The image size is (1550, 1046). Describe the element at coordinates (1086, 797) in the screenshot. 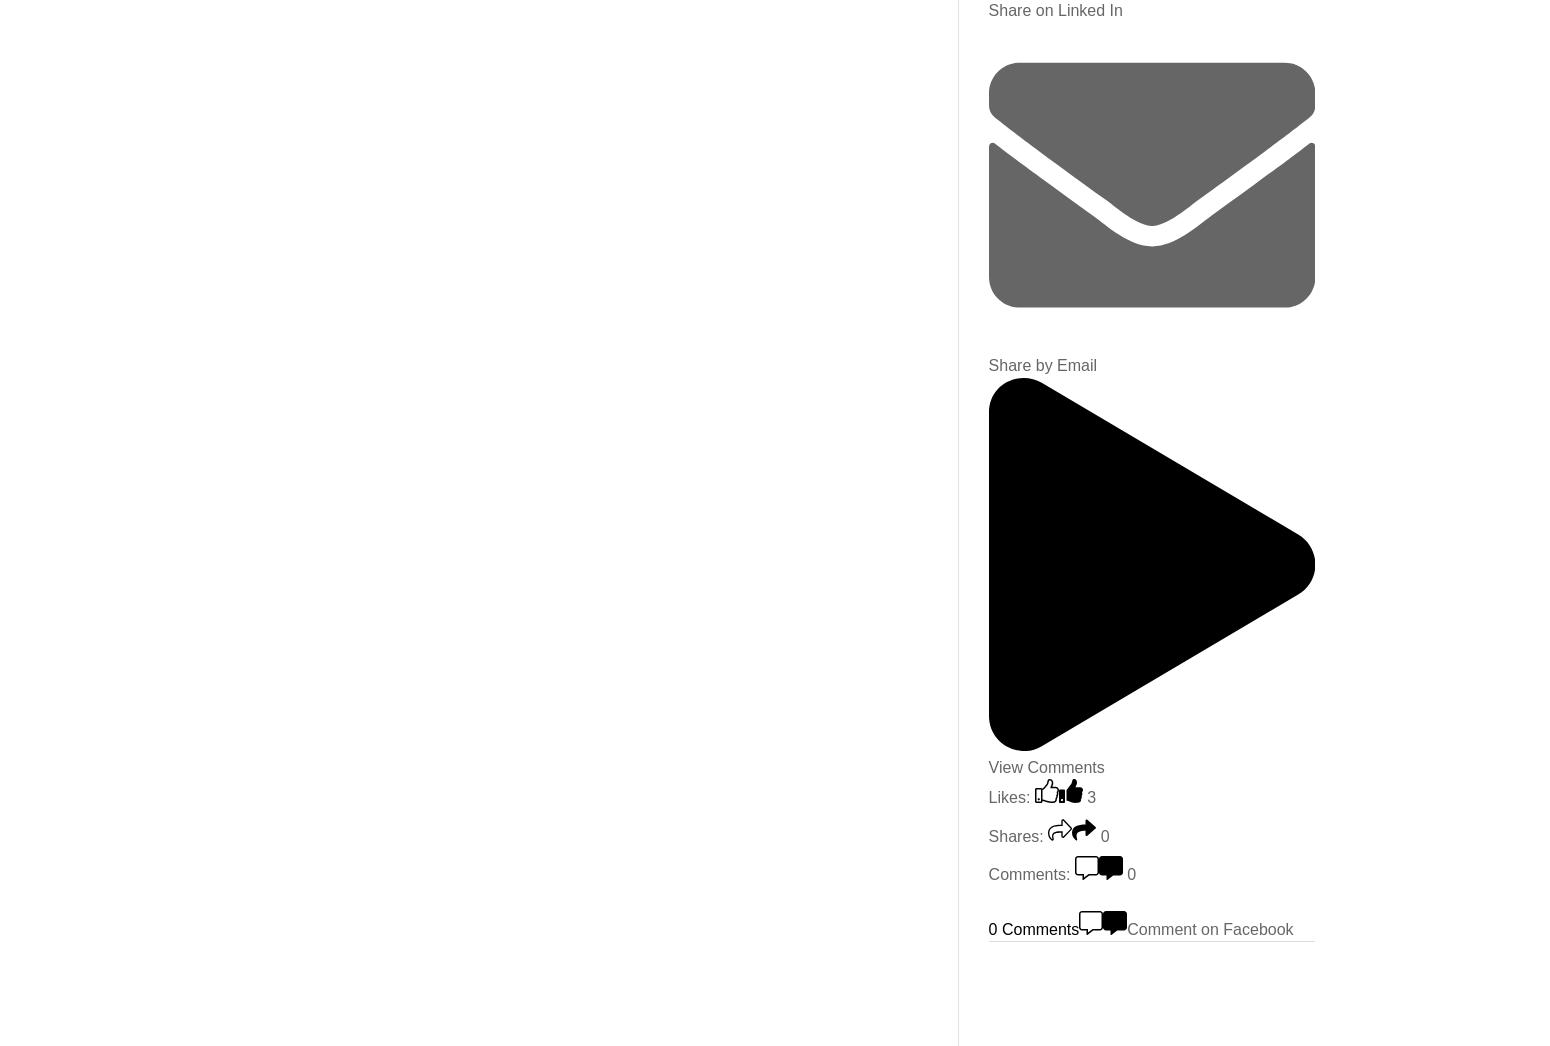

I see `'3'` at that location.